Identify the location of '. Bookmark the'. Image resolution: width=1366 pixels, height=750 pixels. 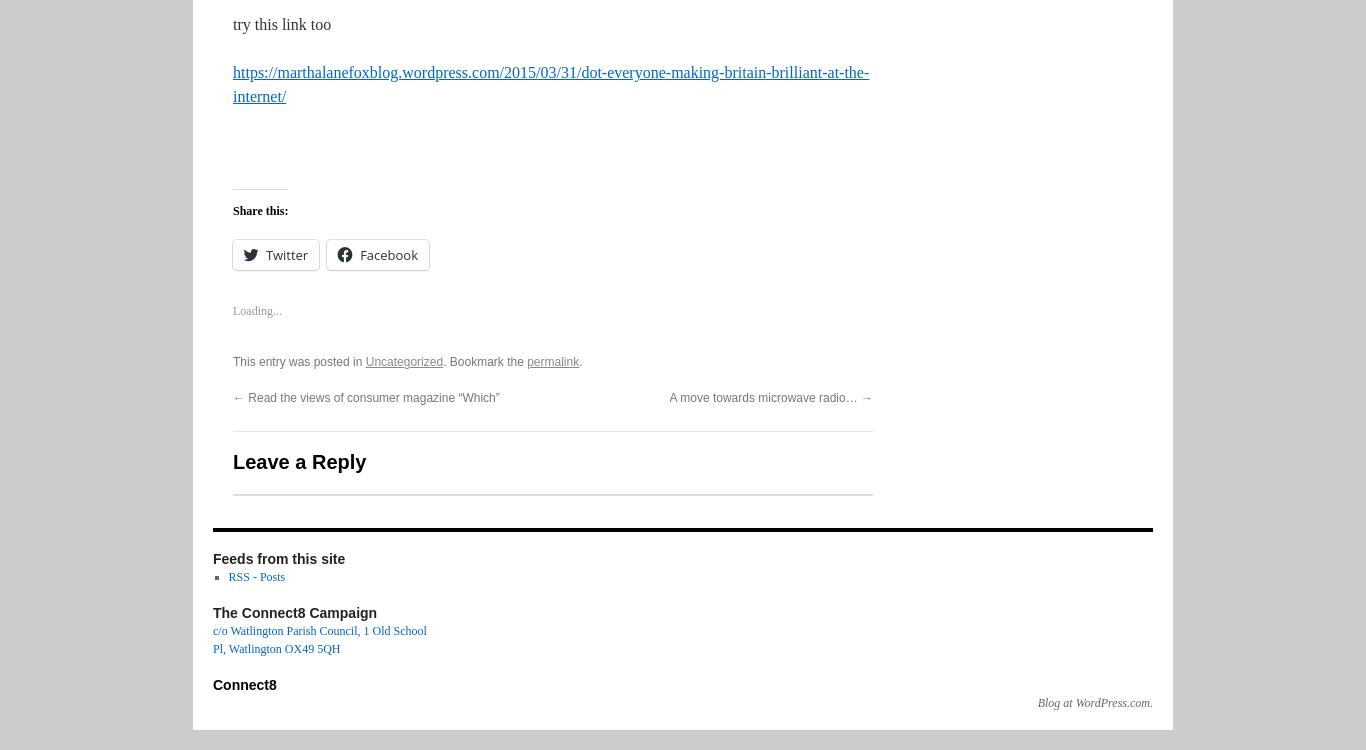
(485, 361).